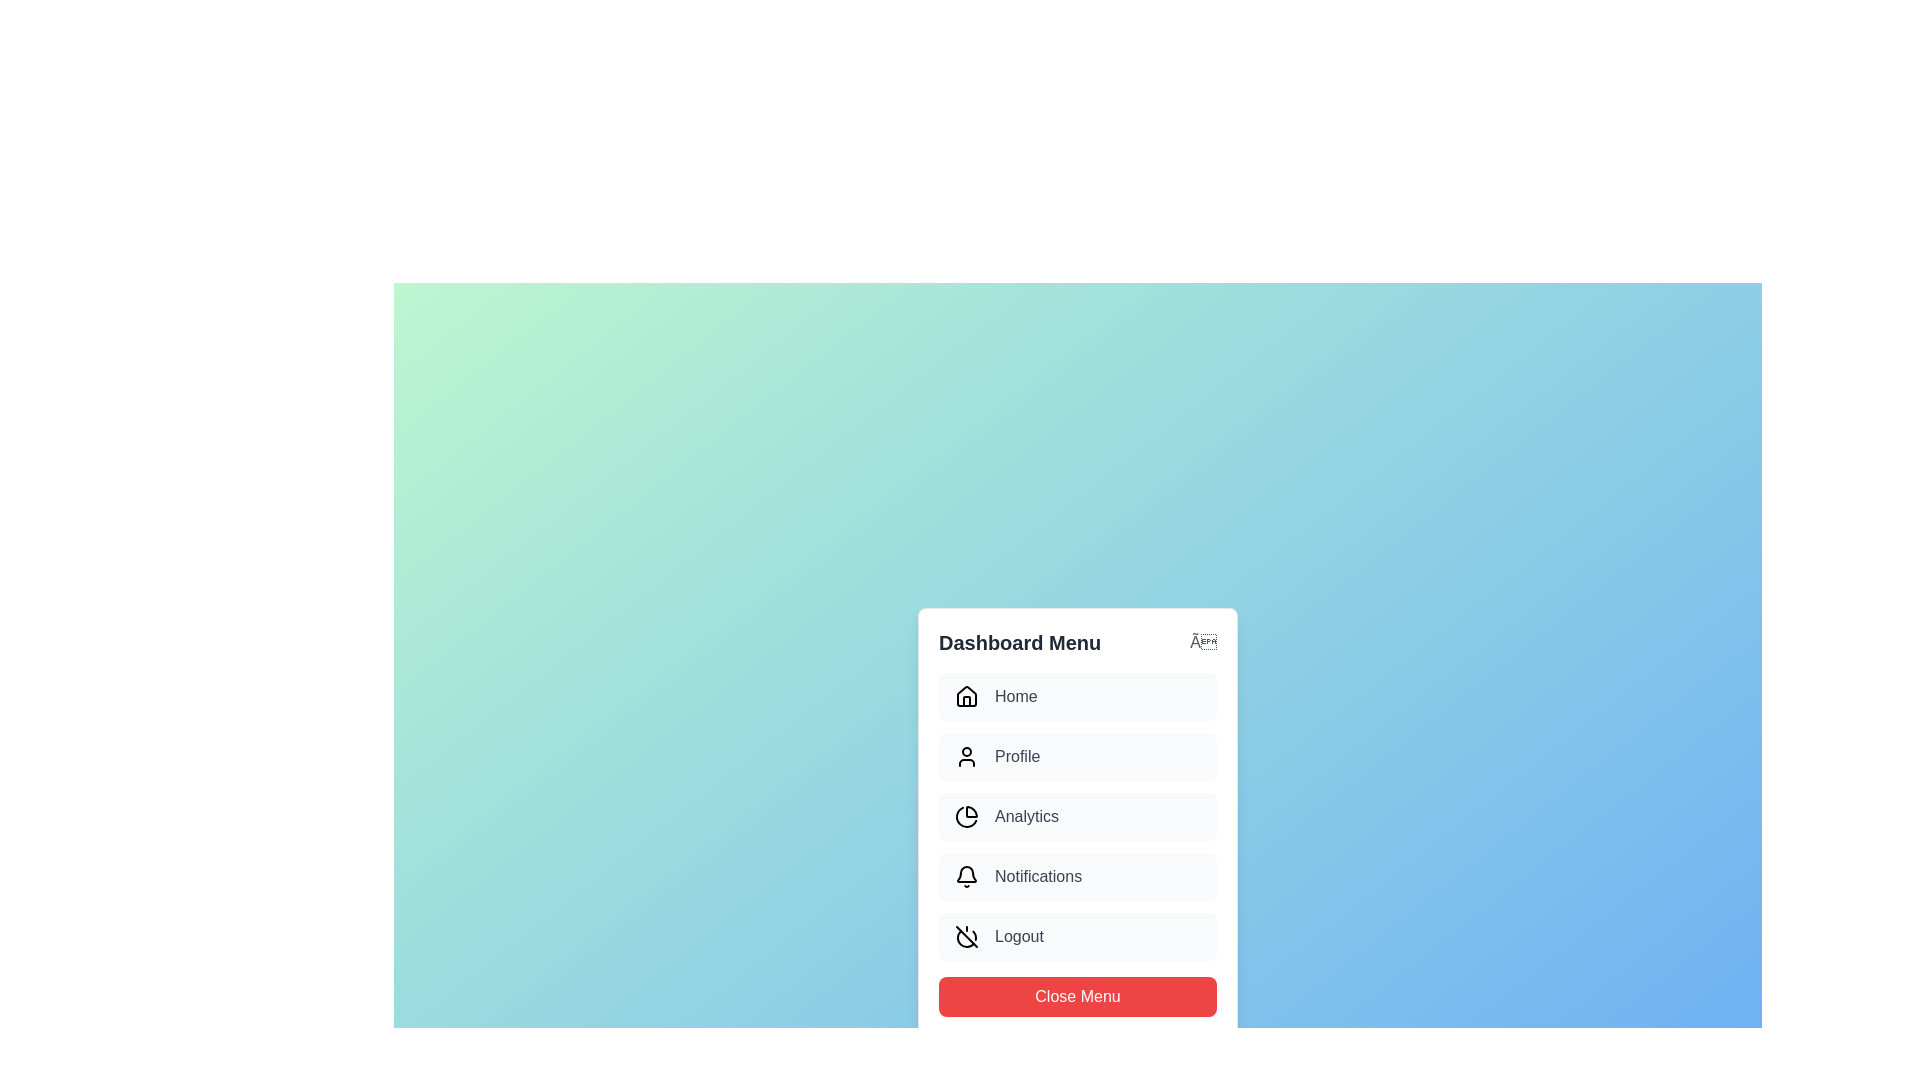 Image resolution: width=1920 pixels, height=1080 pixels. Describe the element at coordinates (1077, 756) in the screenshot. I see `the menu item labeled Profile to inspect its icon and text label` at that location.